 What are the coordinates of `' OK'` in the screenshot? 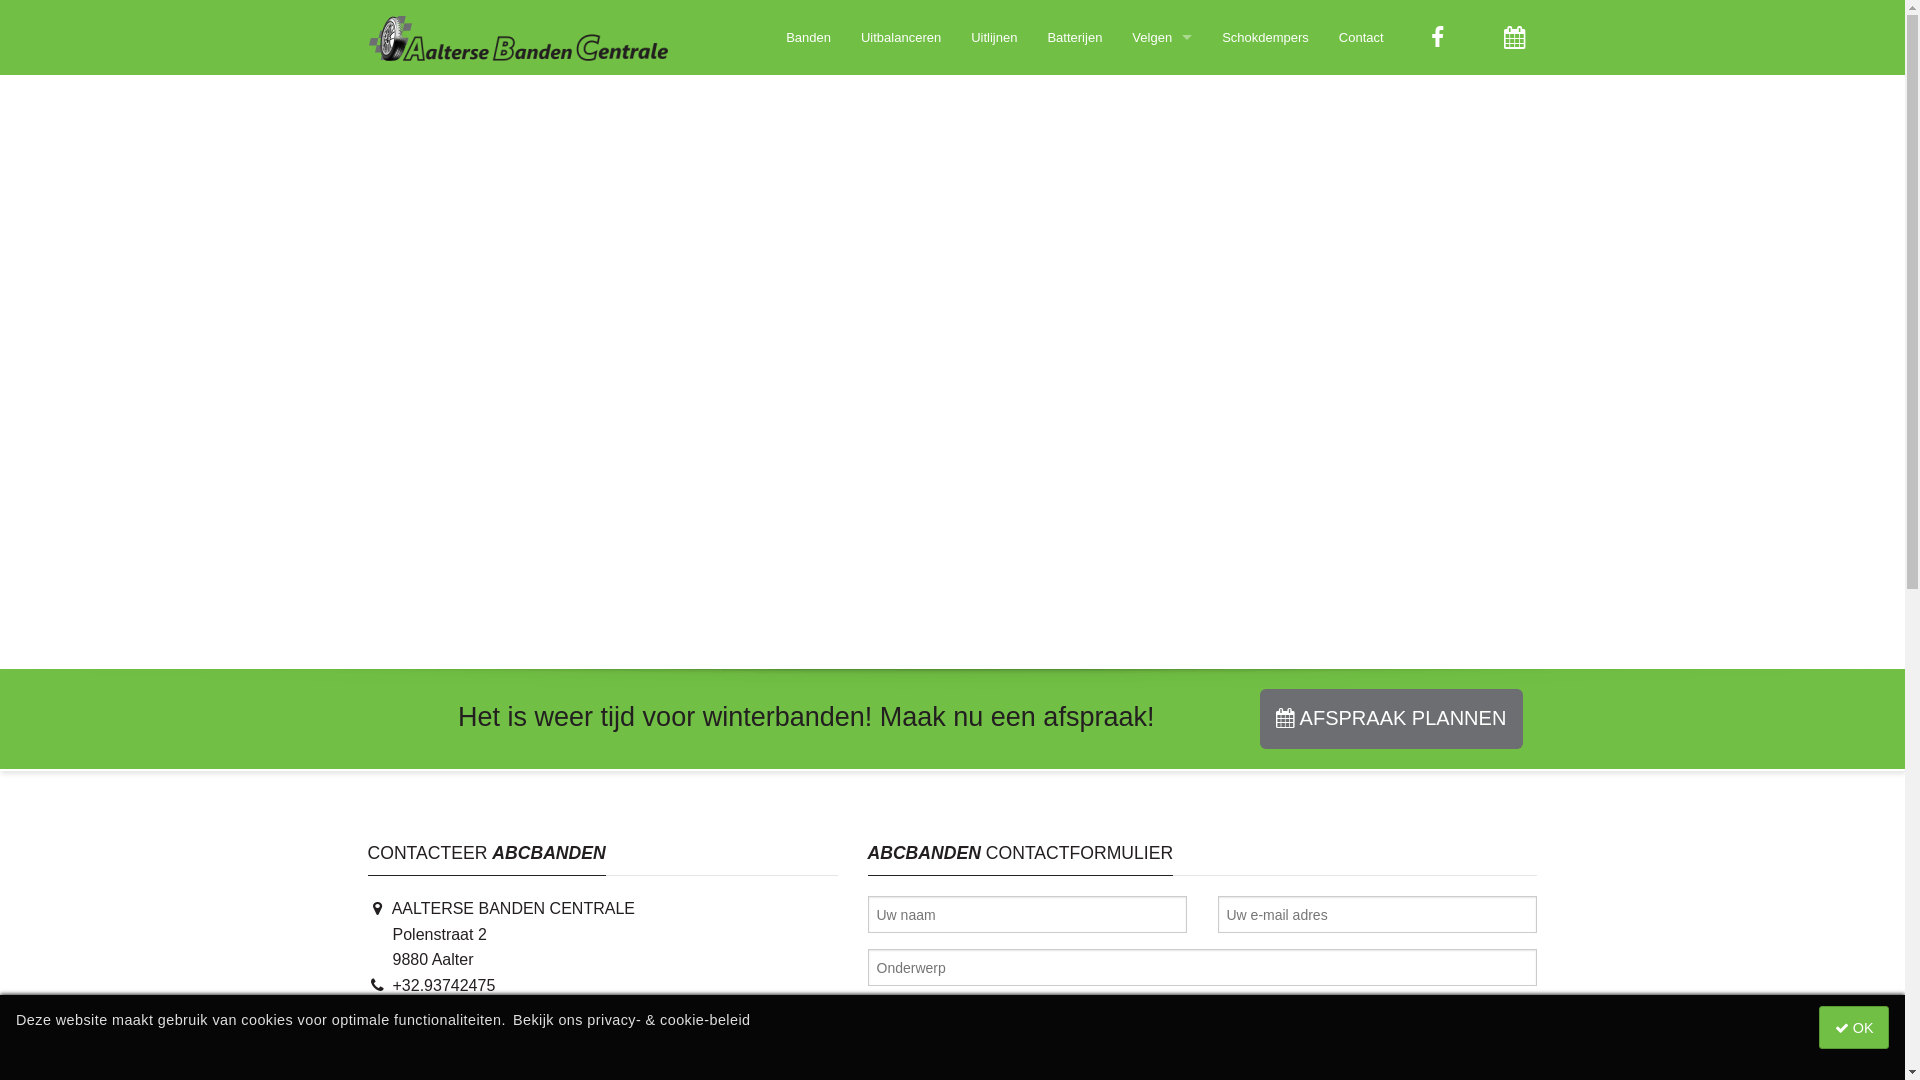 It's located at (1852, 1026).